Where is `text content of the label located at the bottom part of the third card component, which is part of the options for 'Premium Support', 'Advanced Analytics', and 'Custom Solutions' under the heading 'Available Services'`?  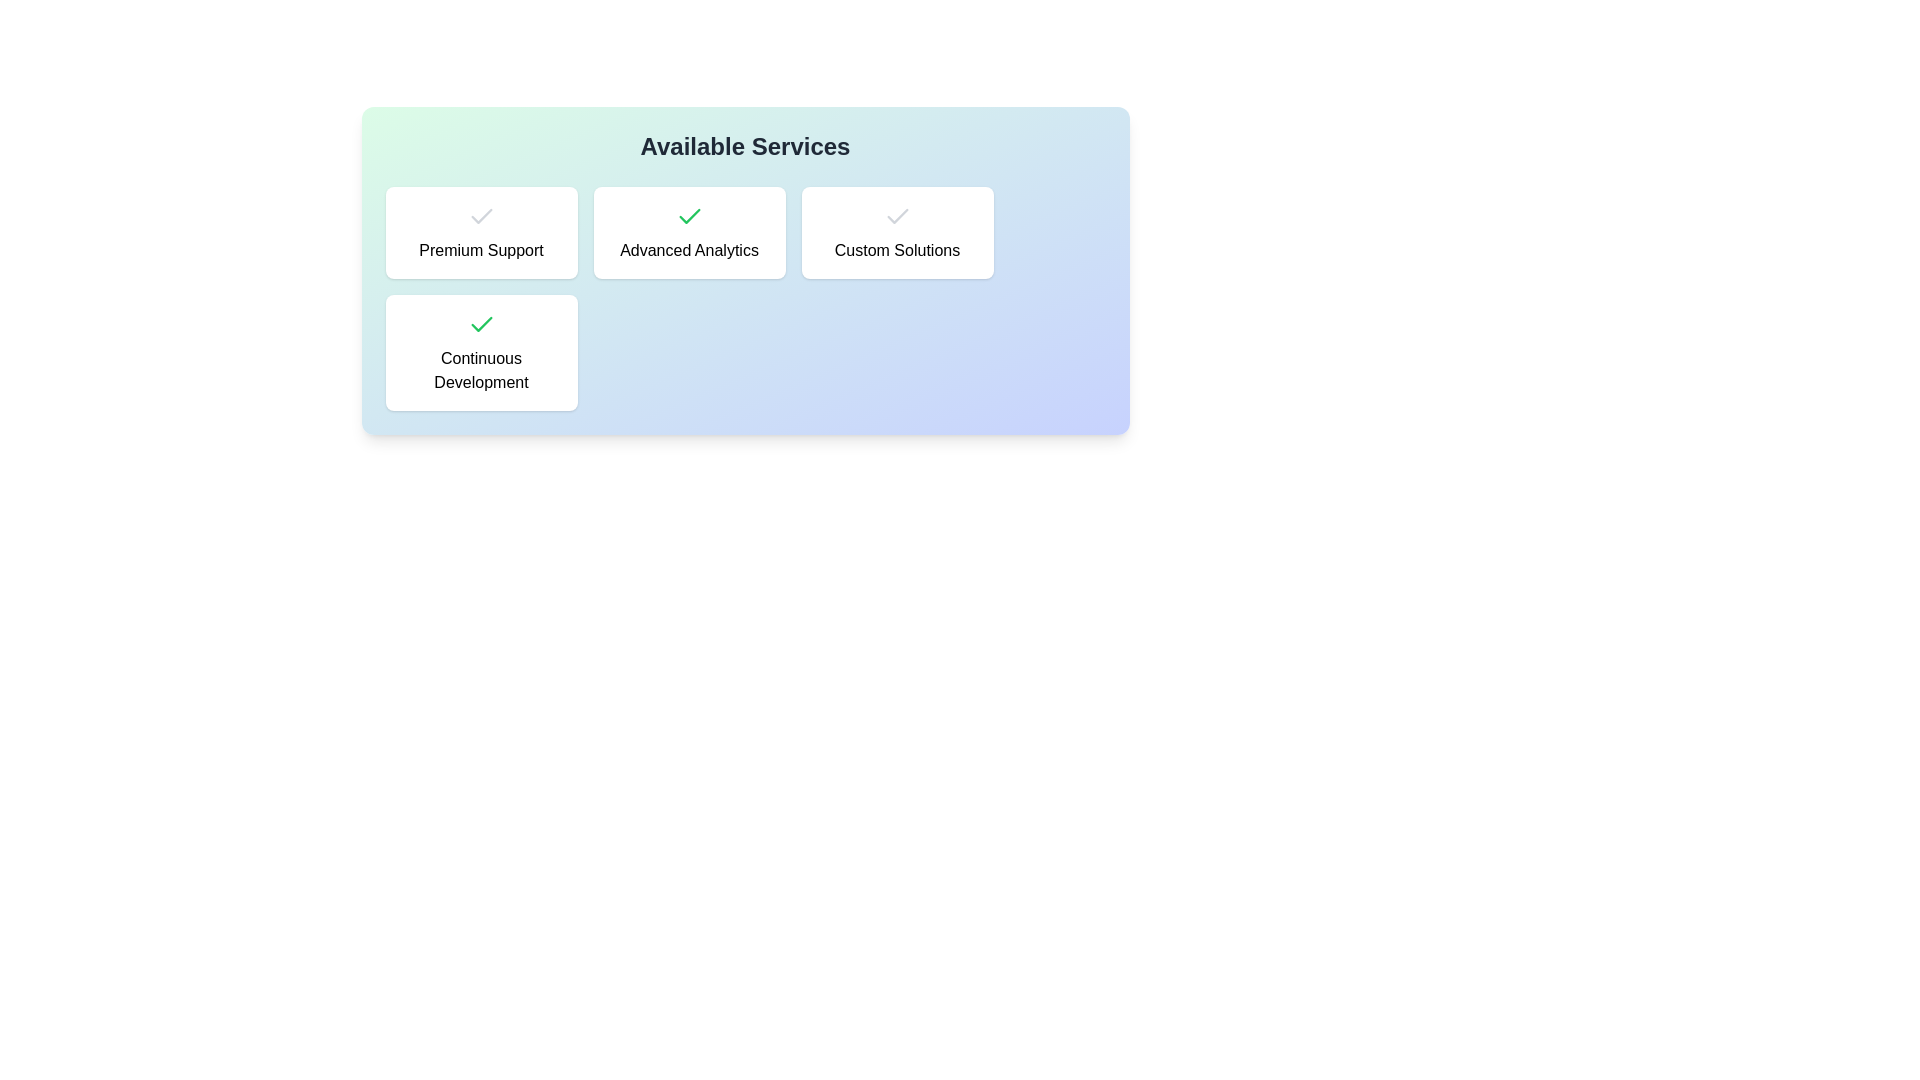 text content of the label located at the bottom part of the third card component, which is part of the options for 'Premium Support', 'Advanced Analytics', and 'Custom Solutions' under the heading 'Available Services' is located at coordinates (896, 249).